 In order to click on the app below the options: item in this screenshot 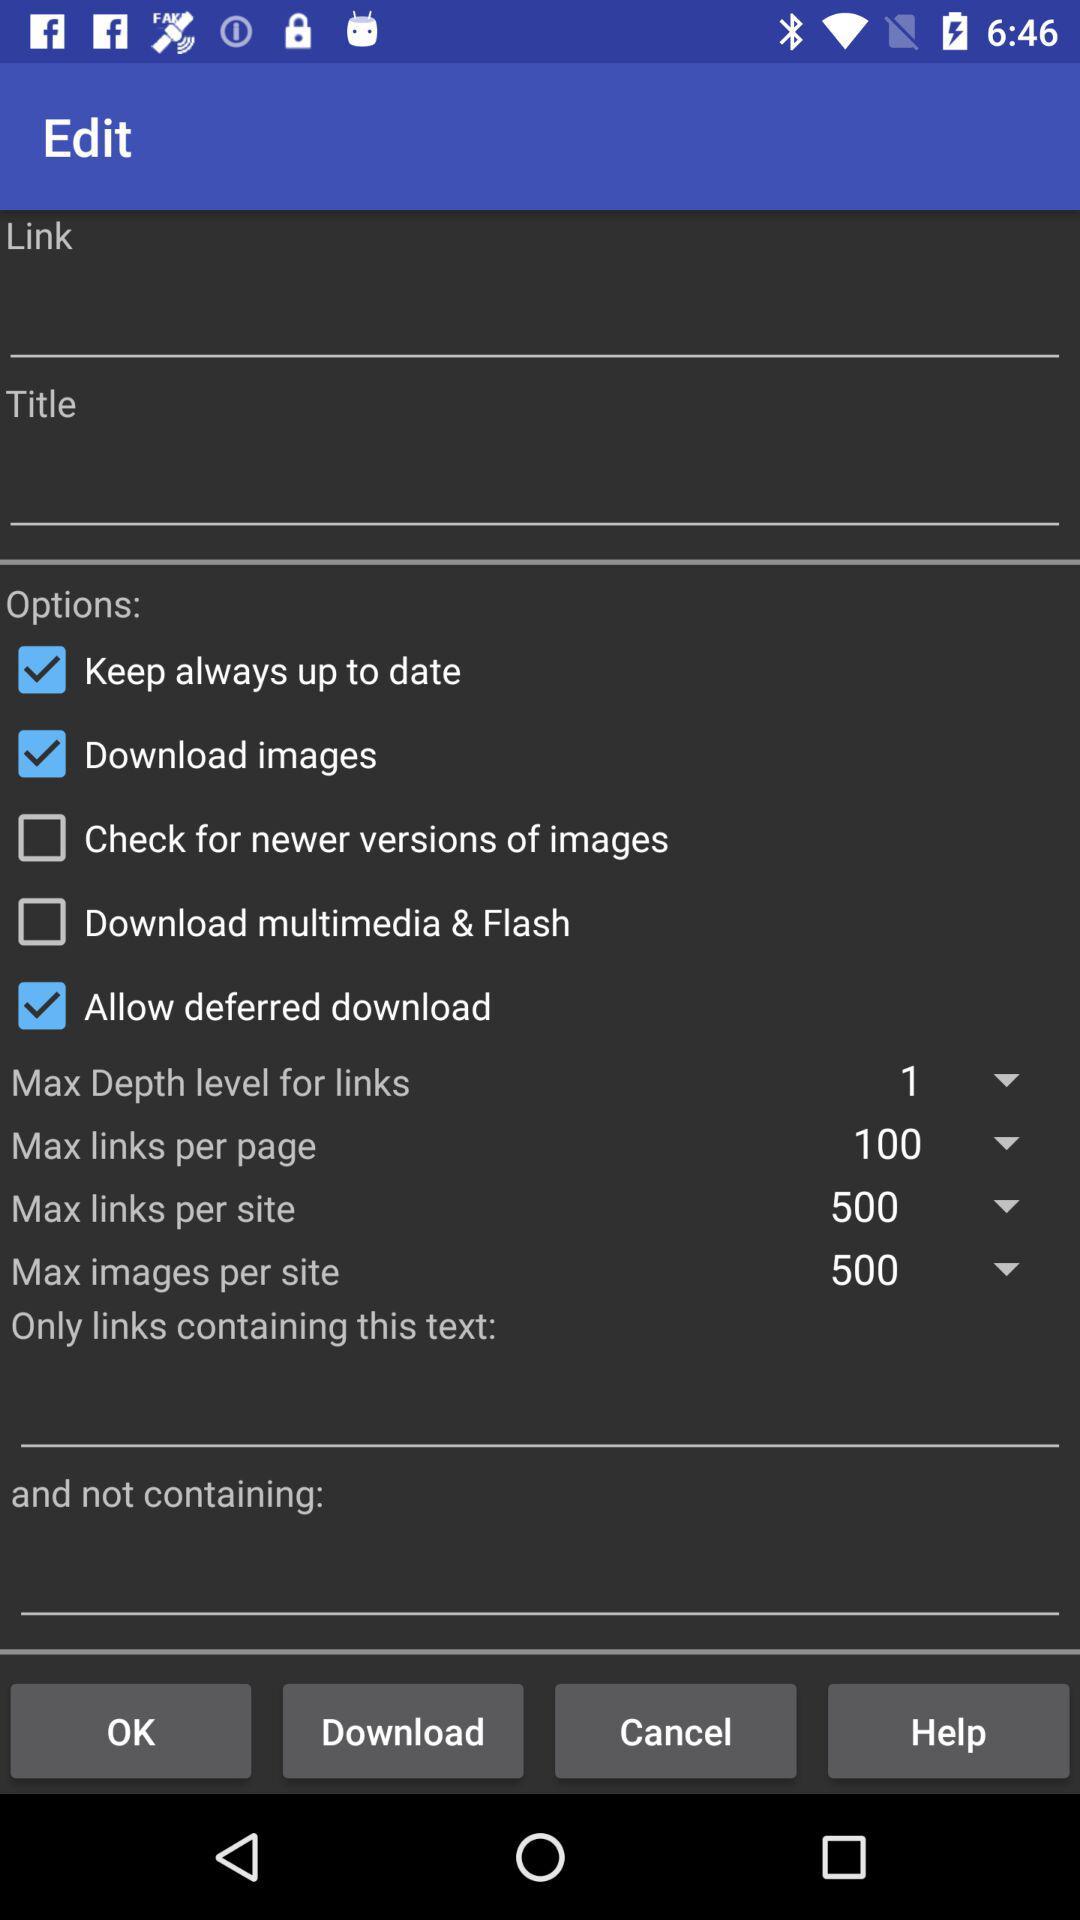, I will do `click(540, 669)`.